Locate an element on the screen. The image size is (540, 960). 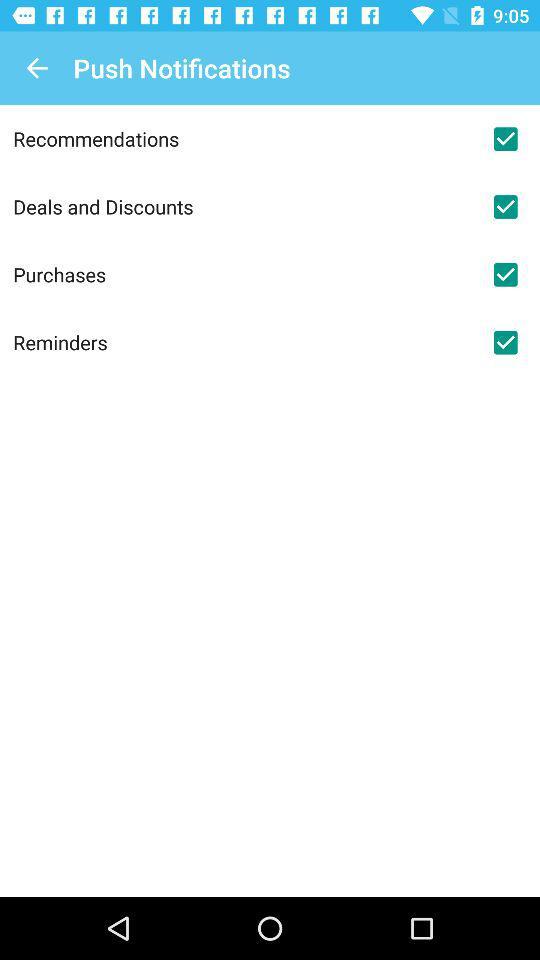
the reminders is located at coordinates (242, 342).